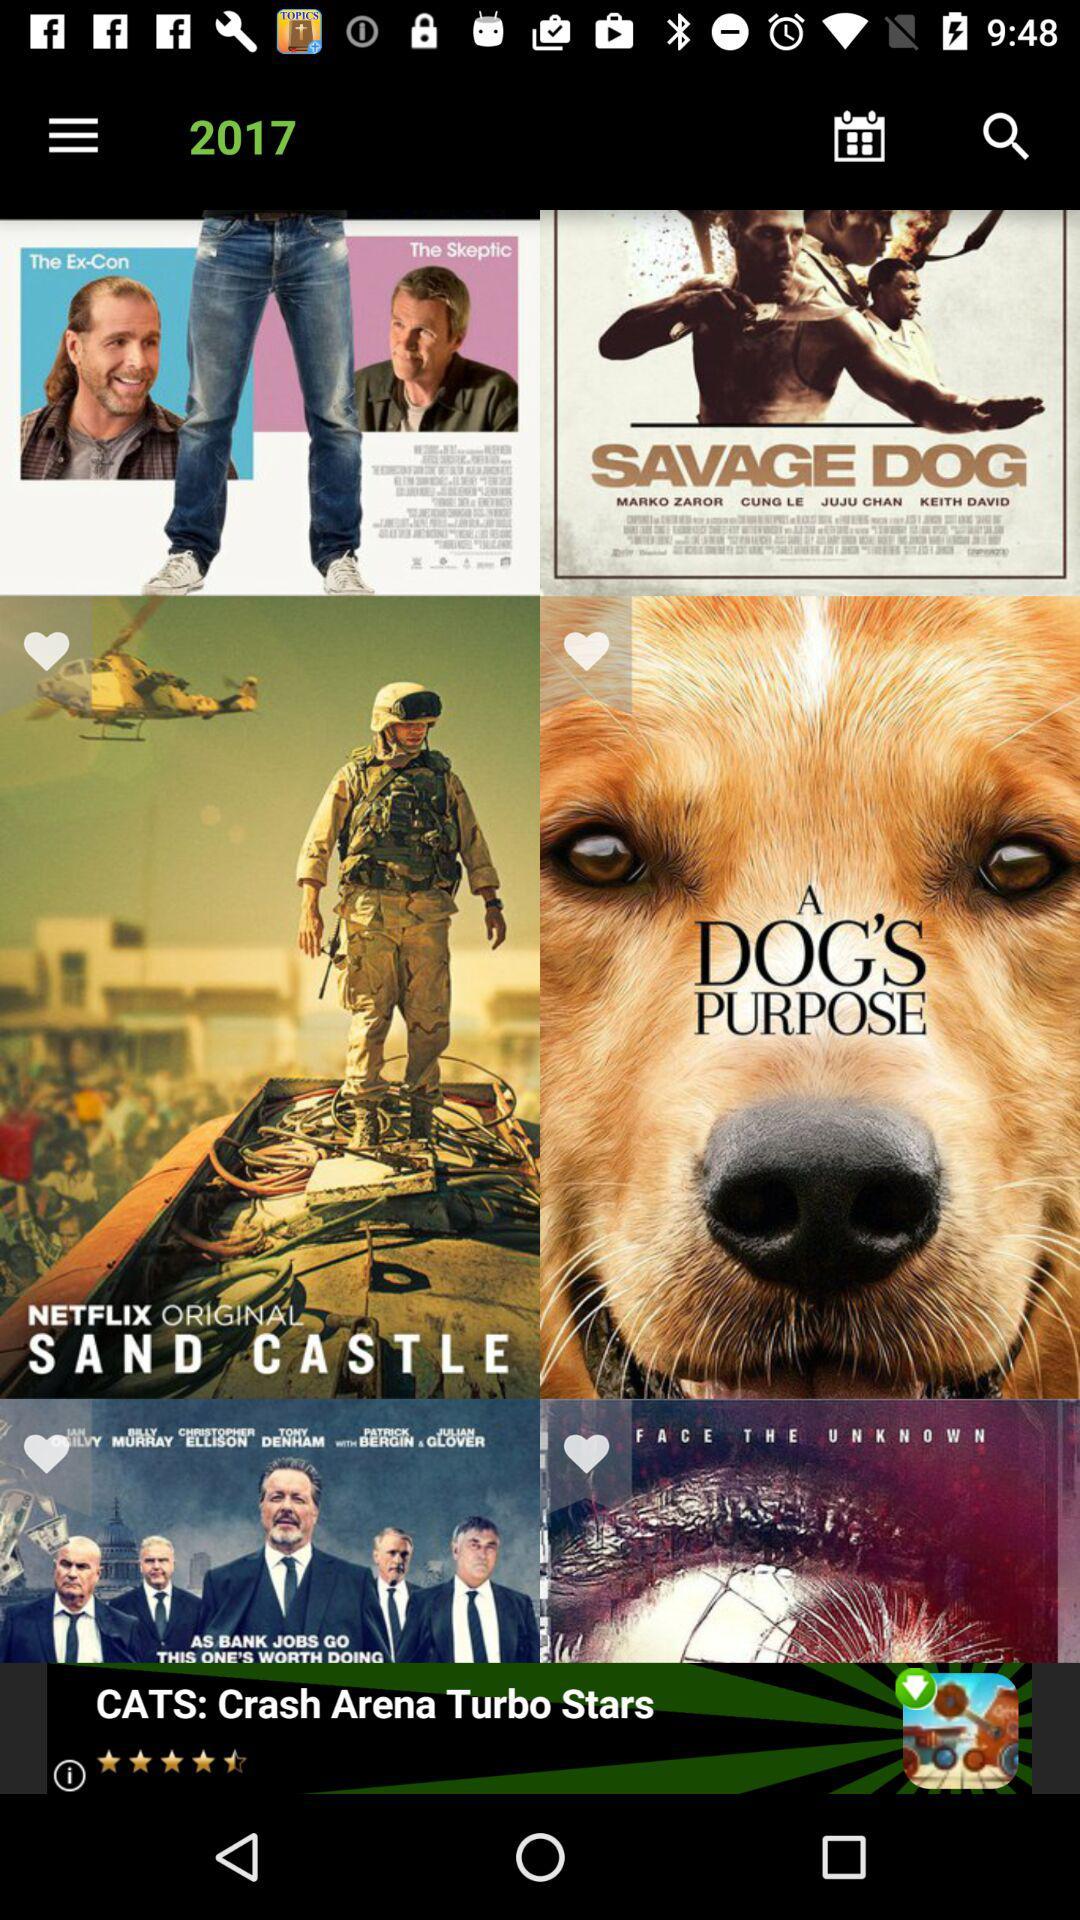 The width and height of the screenshot is (1080, 1920). Describe the element at coordinates (58, 1458) in the screenshot. I see `mark as favorite` at that location.